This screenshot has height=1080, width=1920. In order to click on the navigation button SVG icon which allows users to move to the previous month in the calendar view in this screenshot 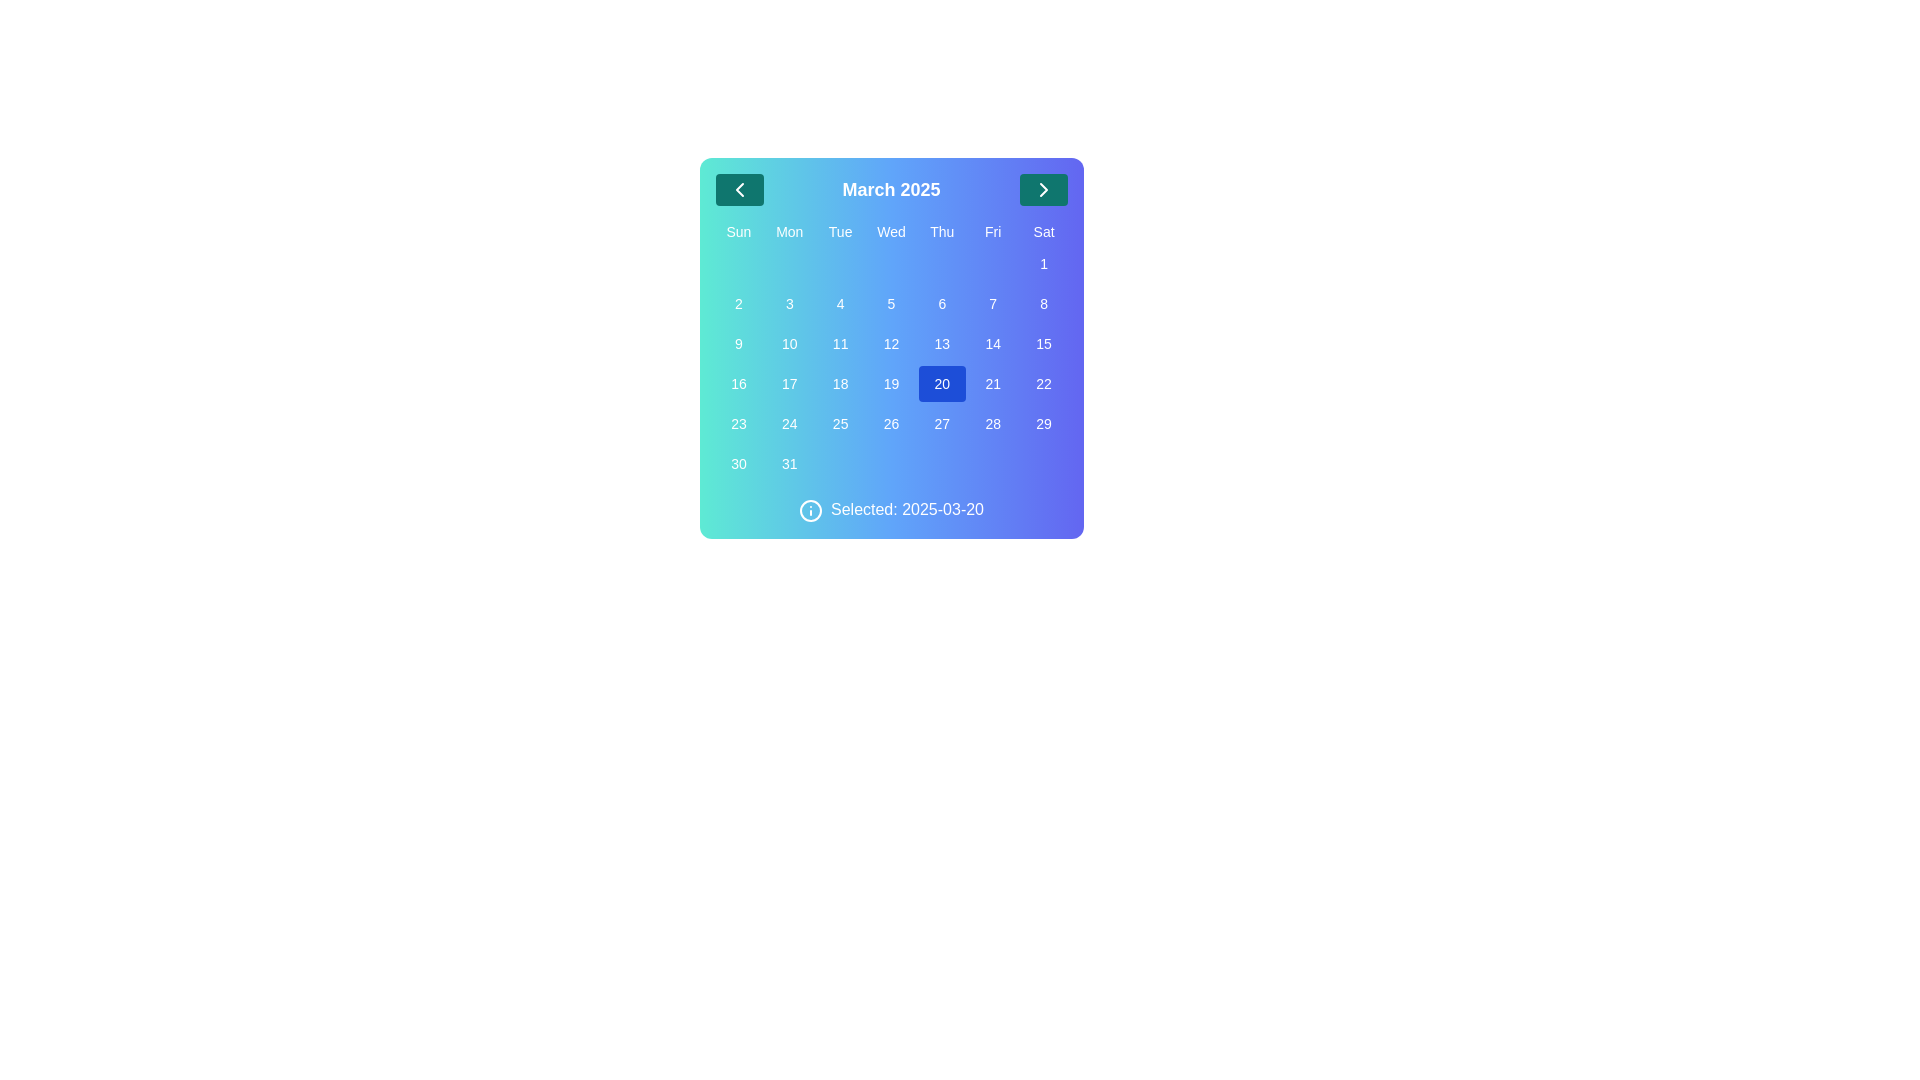, I will do `click(738, 189)`.